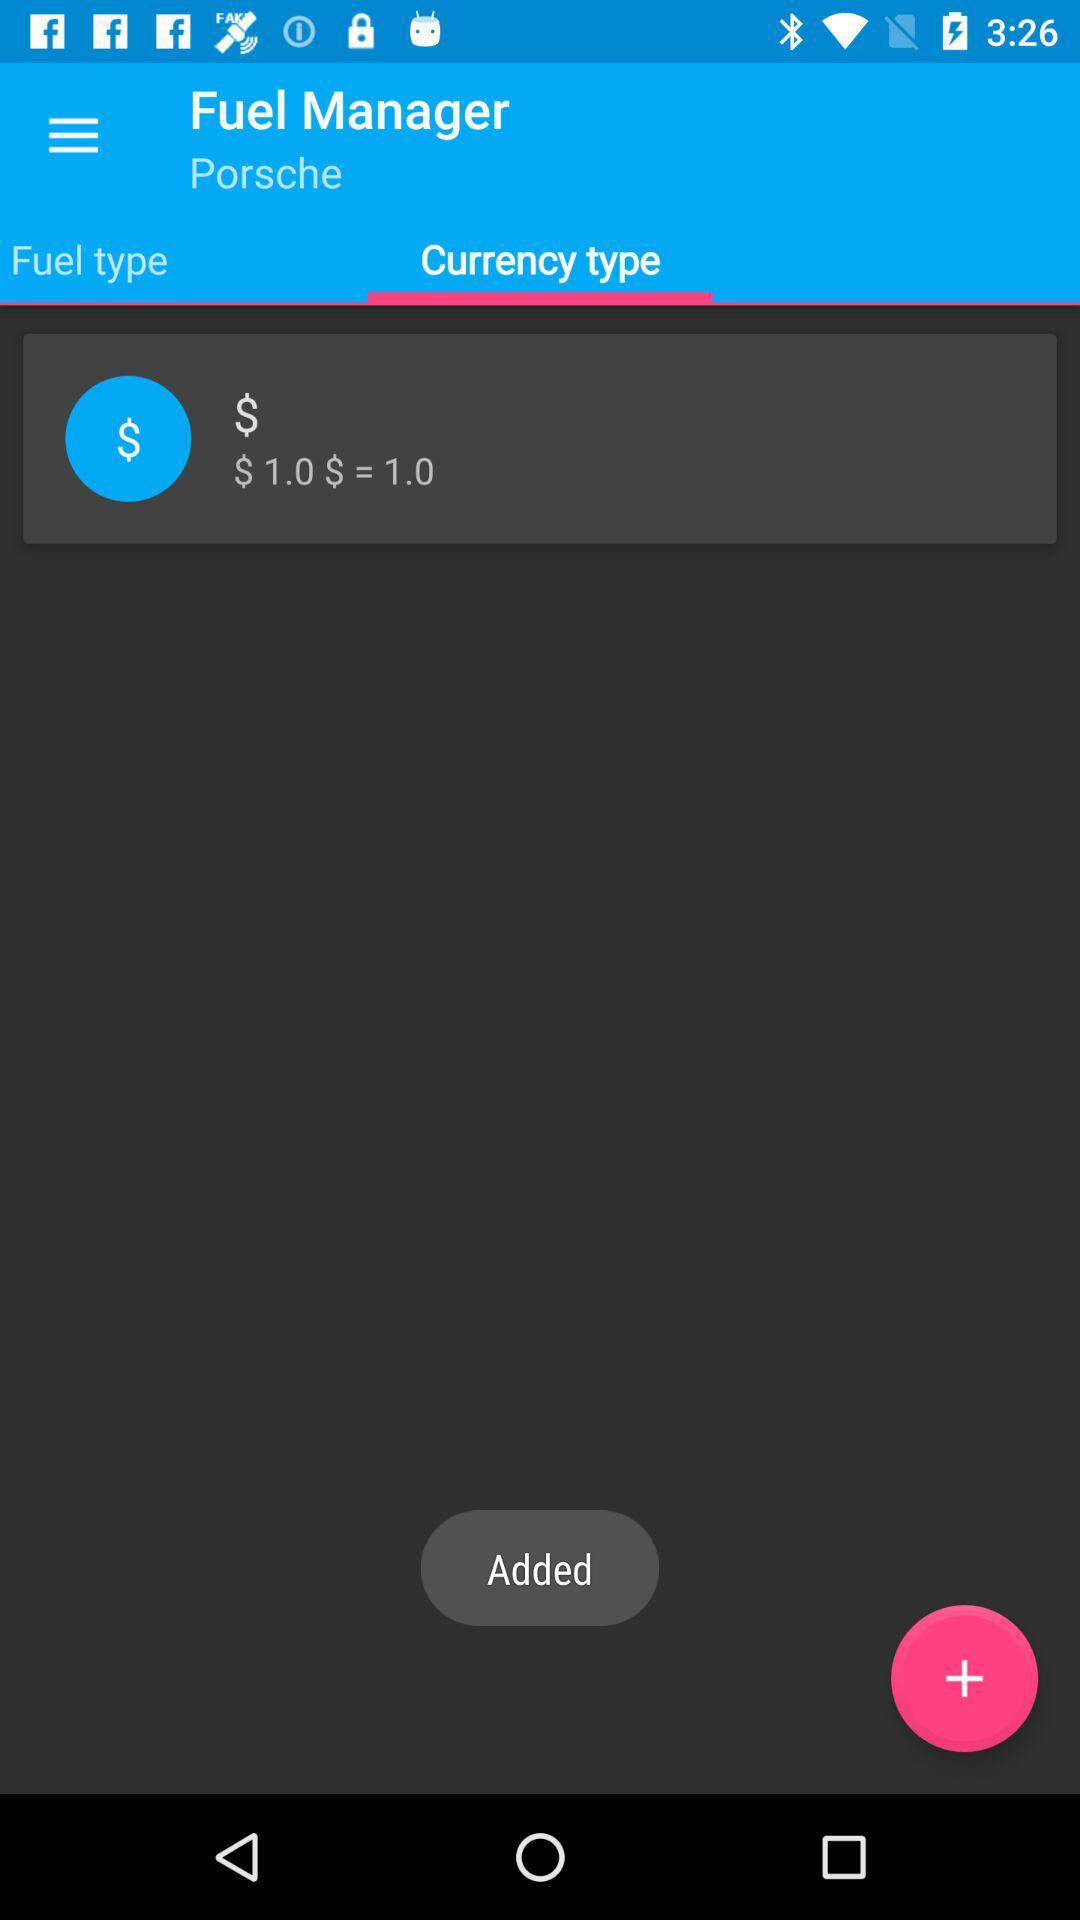  Describe the element at coordinates (963, 1678) in the screenshot. I see `new currency` at that location.